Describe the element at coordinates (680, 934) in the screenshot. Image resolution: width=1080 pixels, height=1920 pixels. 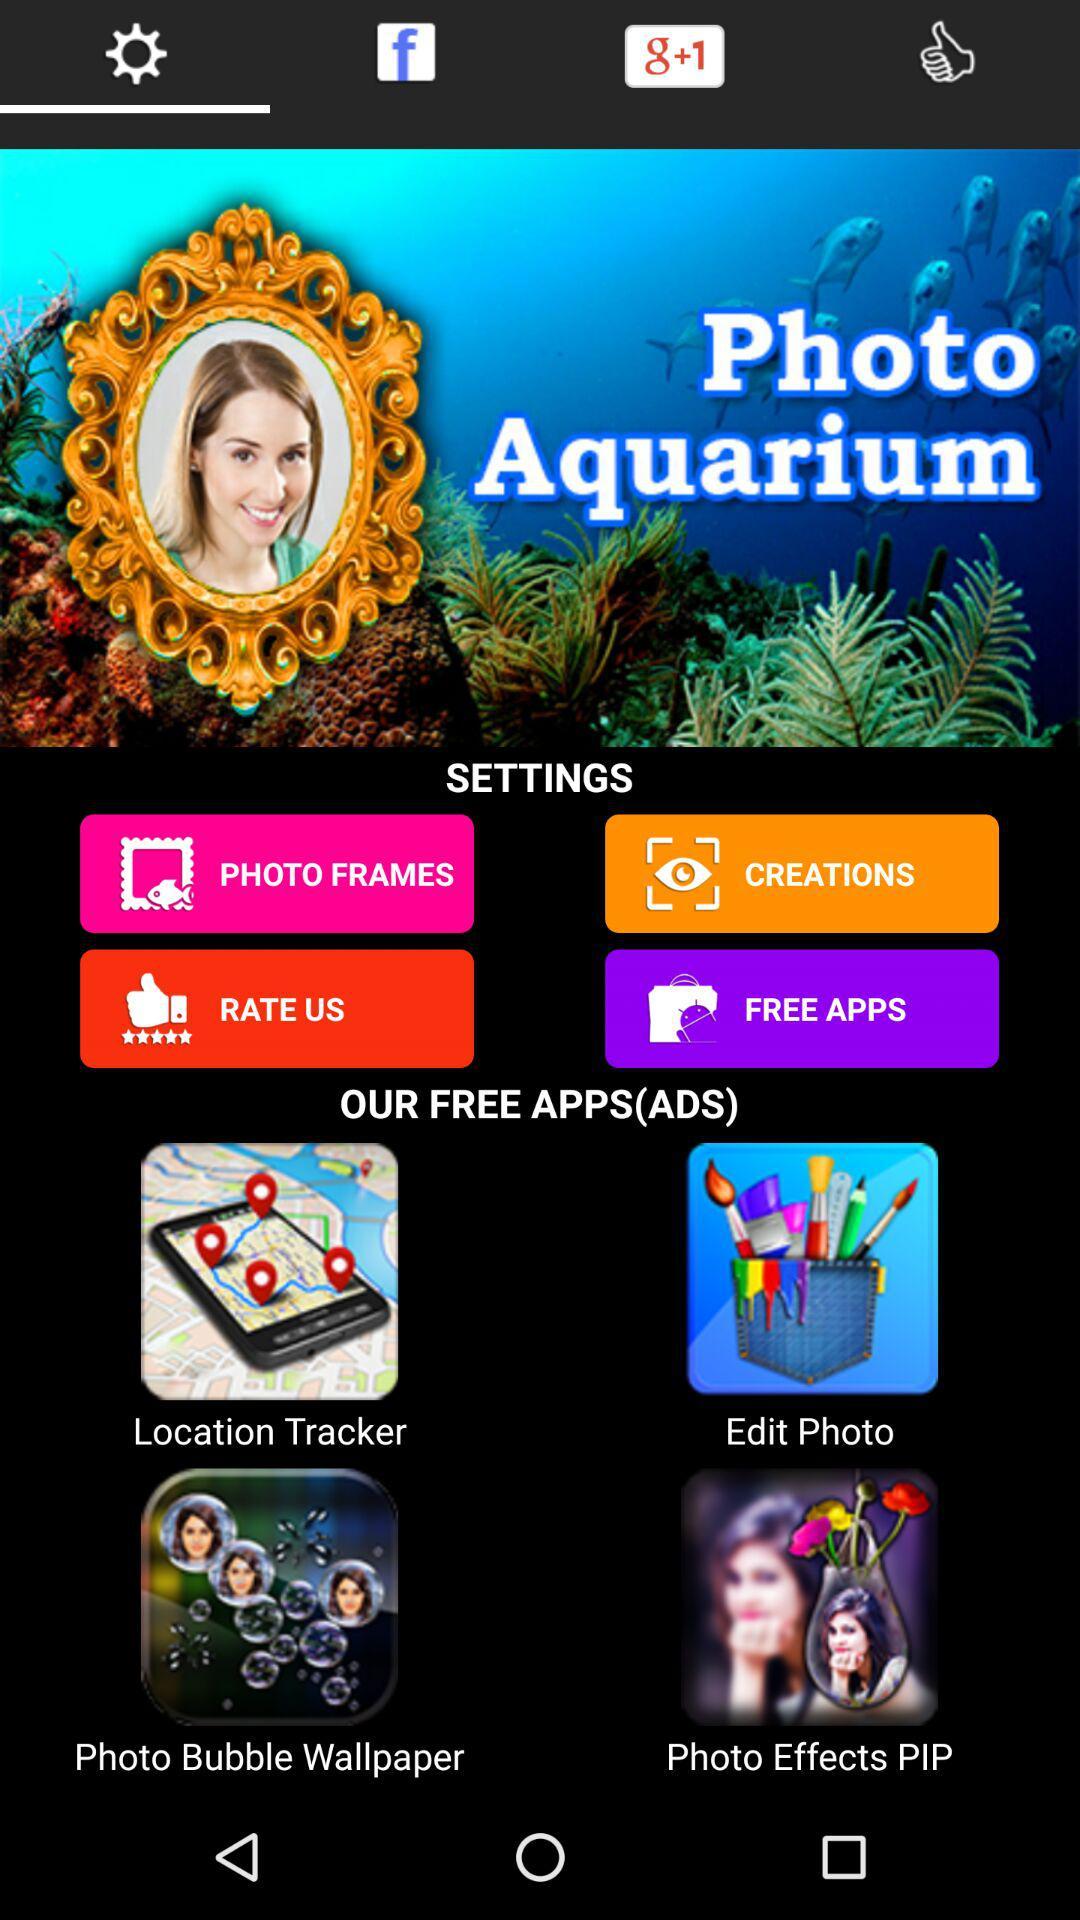
I see `the visibility icon` at that location.